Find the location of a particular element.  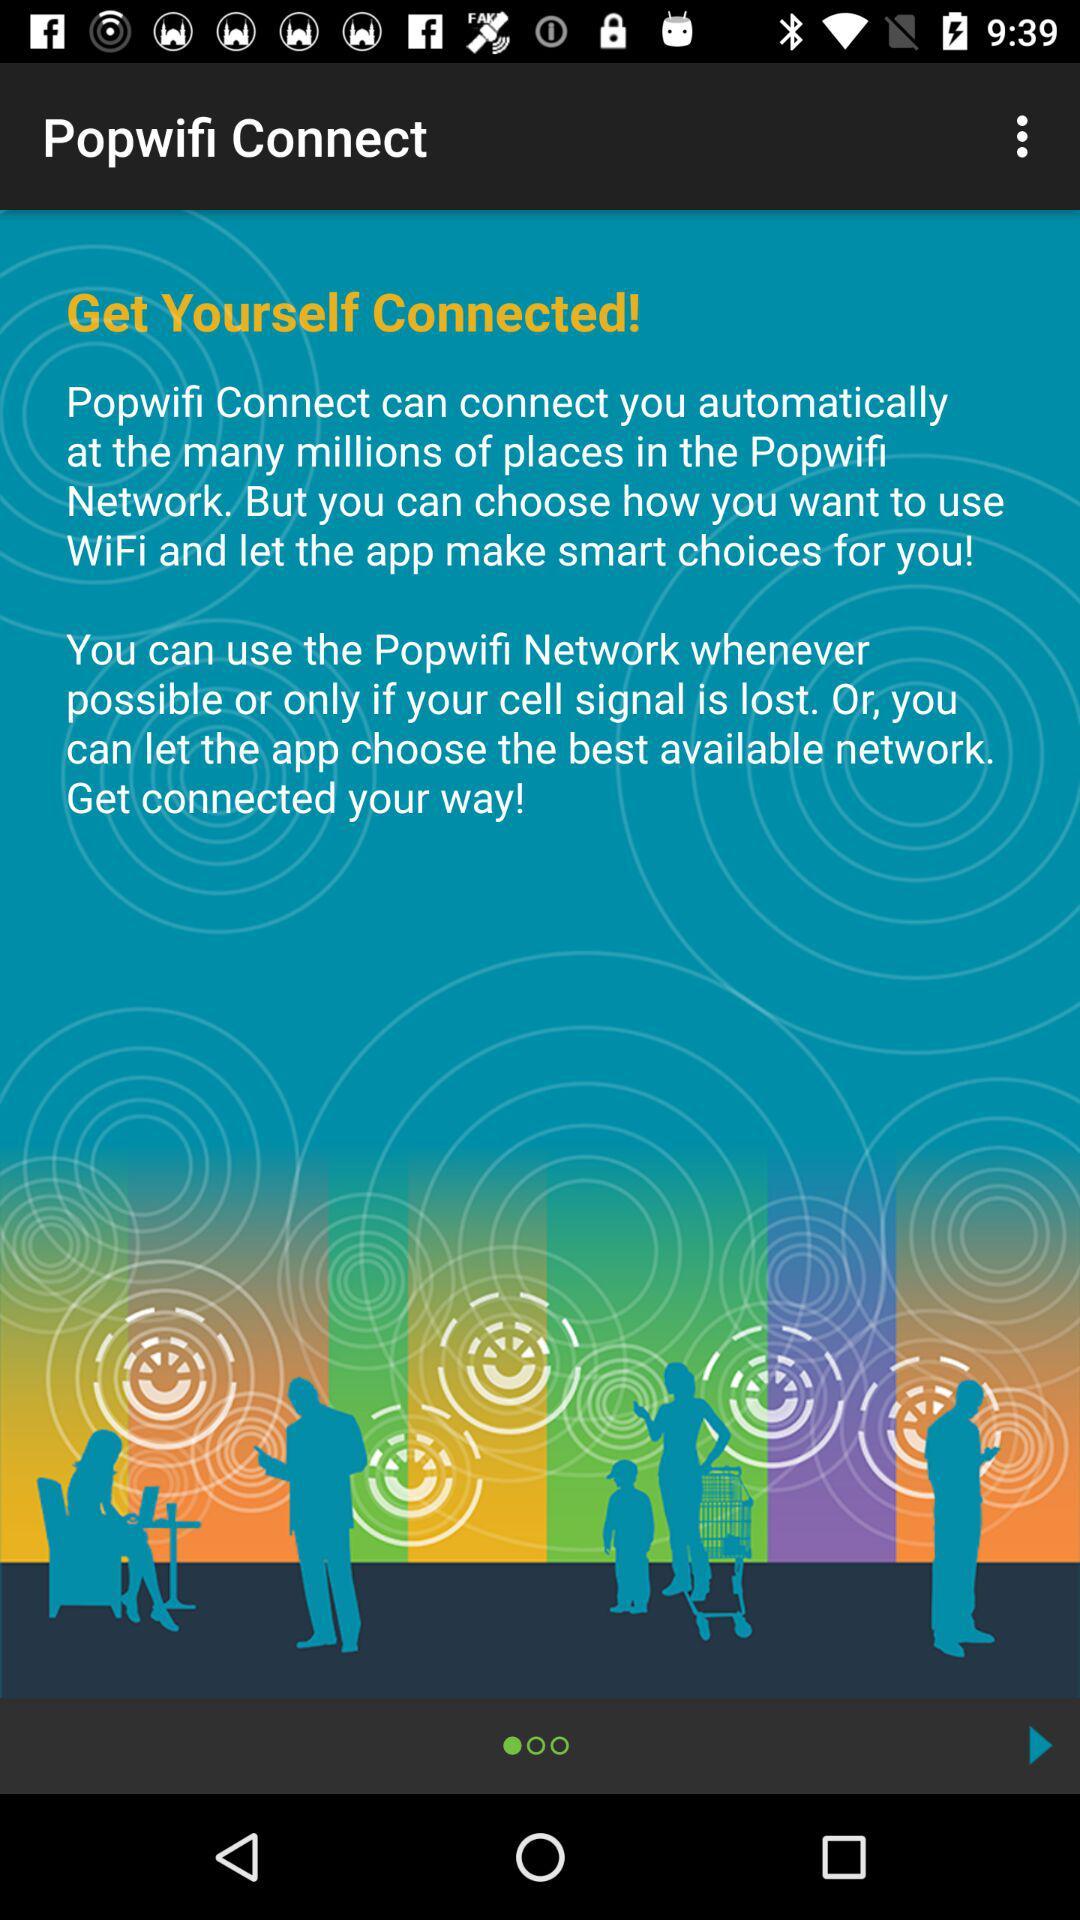

icon next to the popwifi connect icon is located at coordinates (1027, 135).